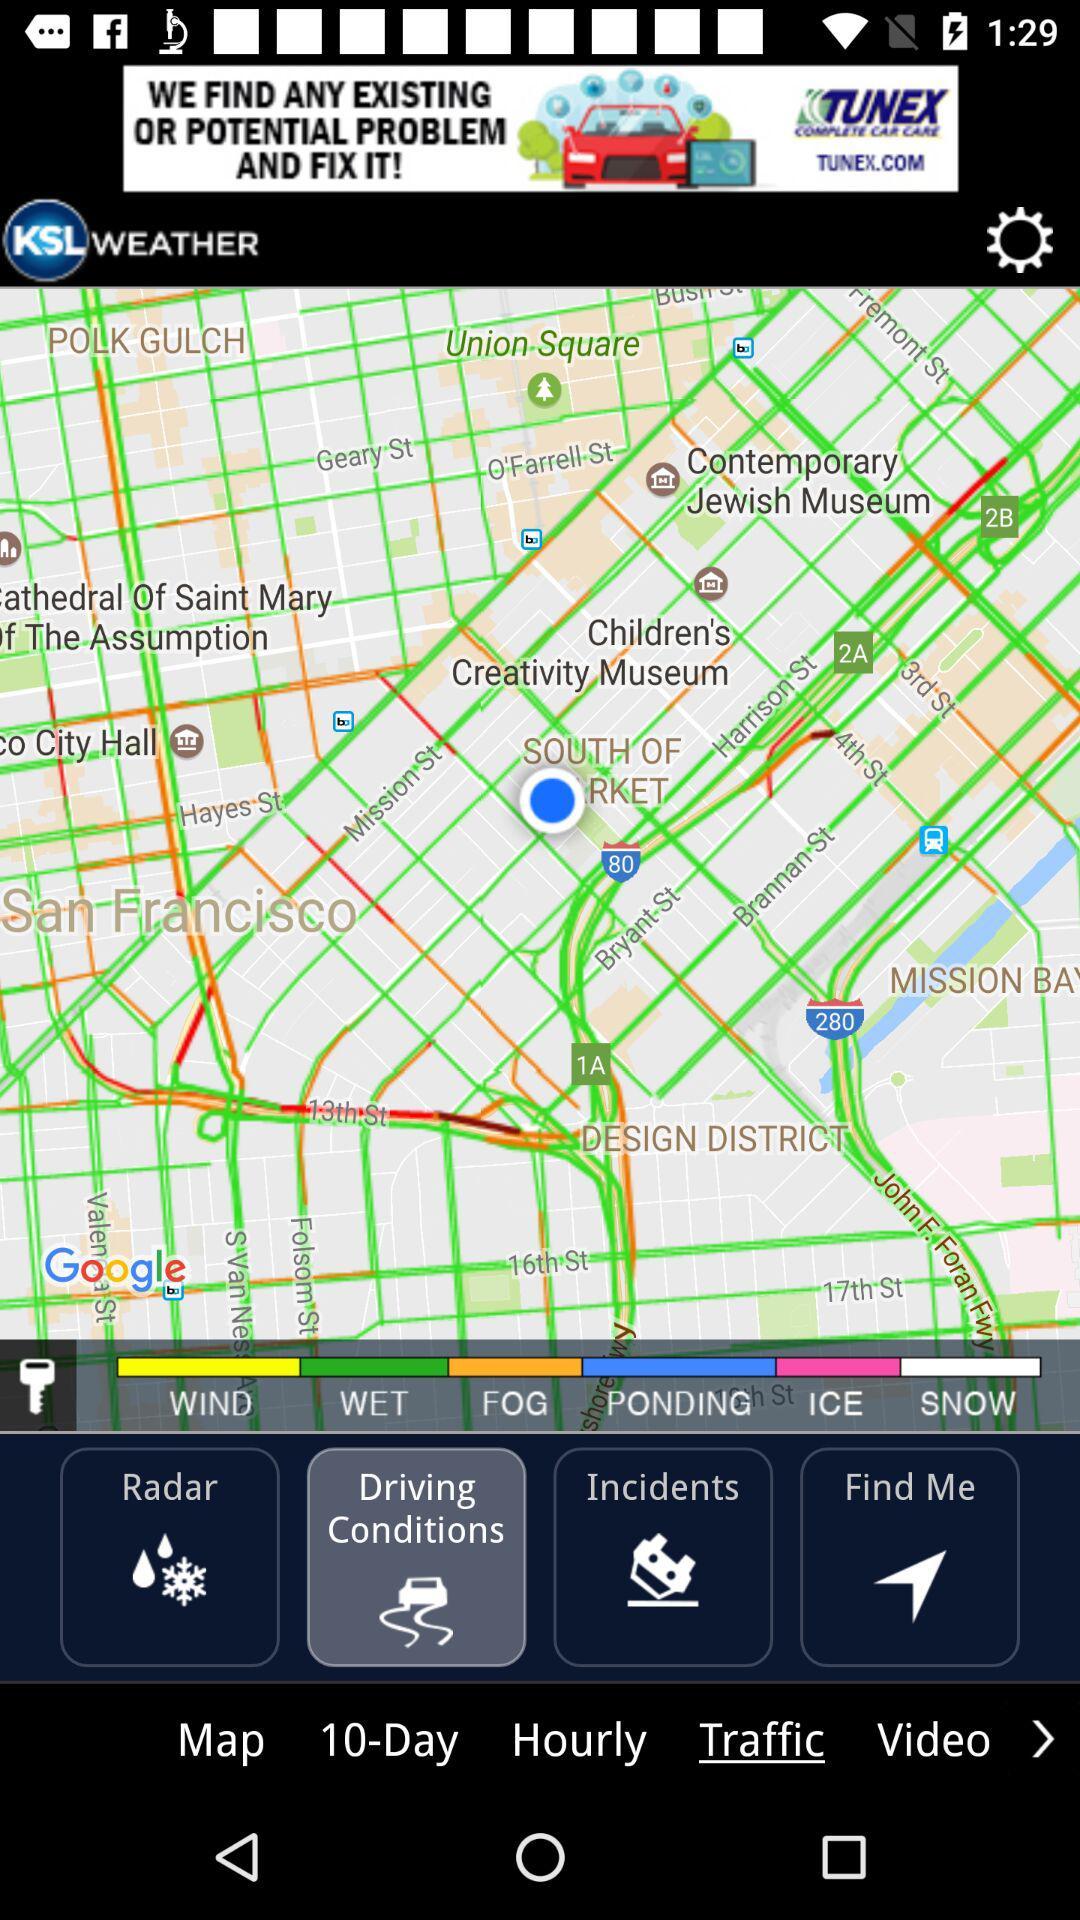 This screenshot has height=1920, width=1080. I want to click on ksl weather icon, so click(131, 240).